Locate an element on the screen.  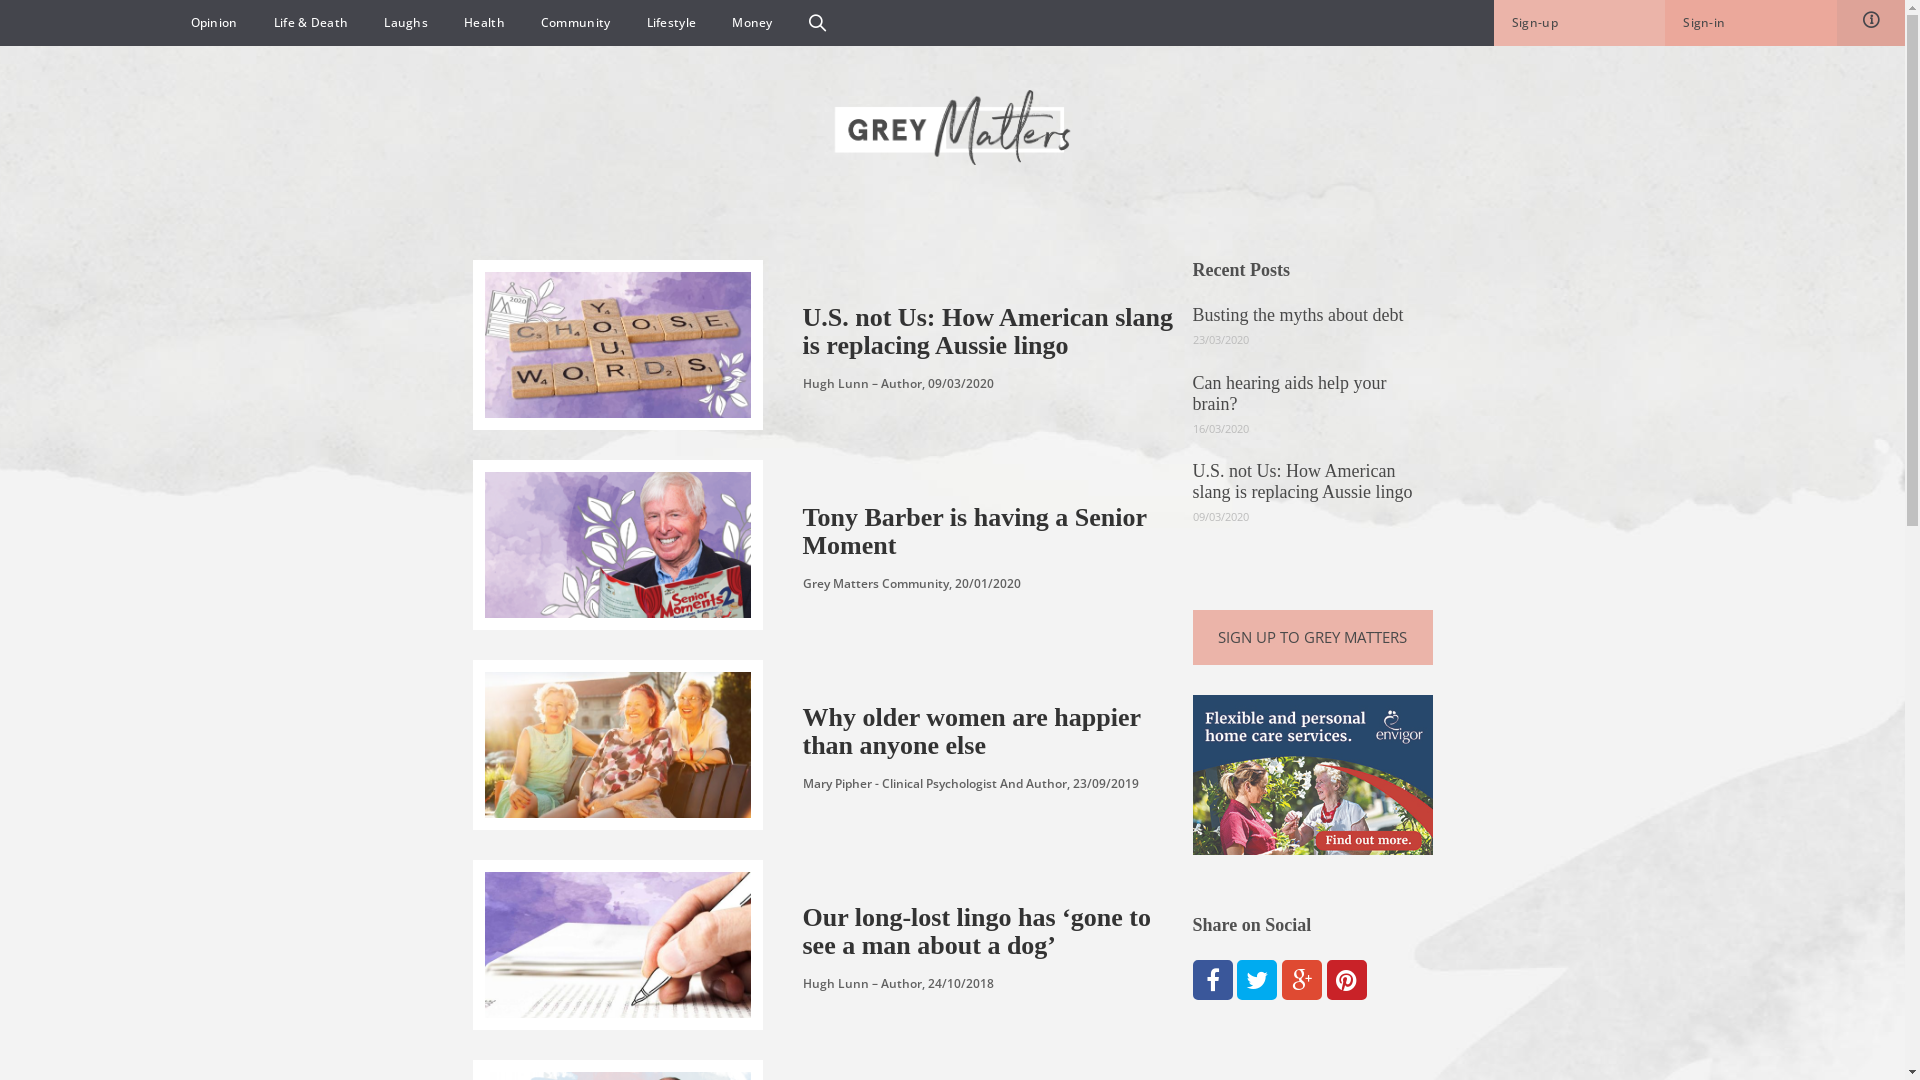
'Health' is located at coordinates (484, 23).